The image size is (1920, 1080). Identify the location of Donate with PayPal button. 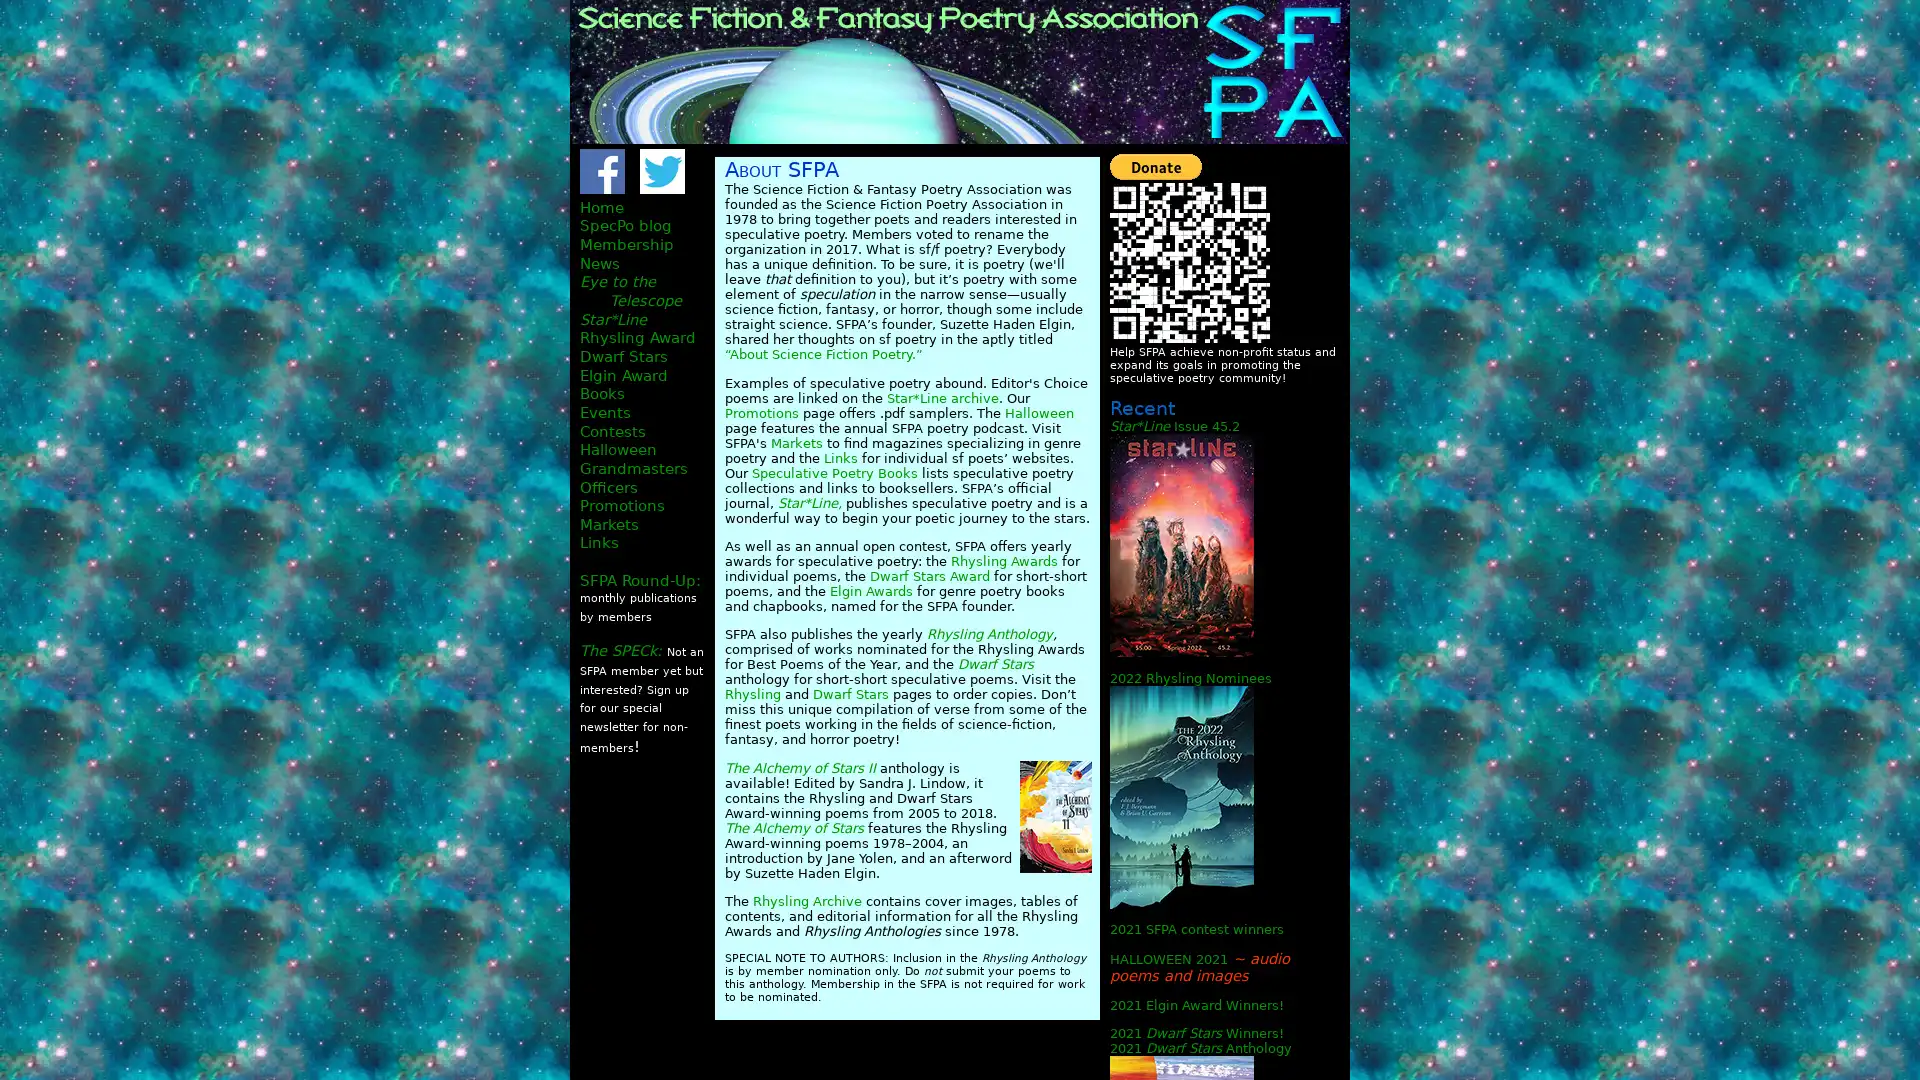
(1156, 165).